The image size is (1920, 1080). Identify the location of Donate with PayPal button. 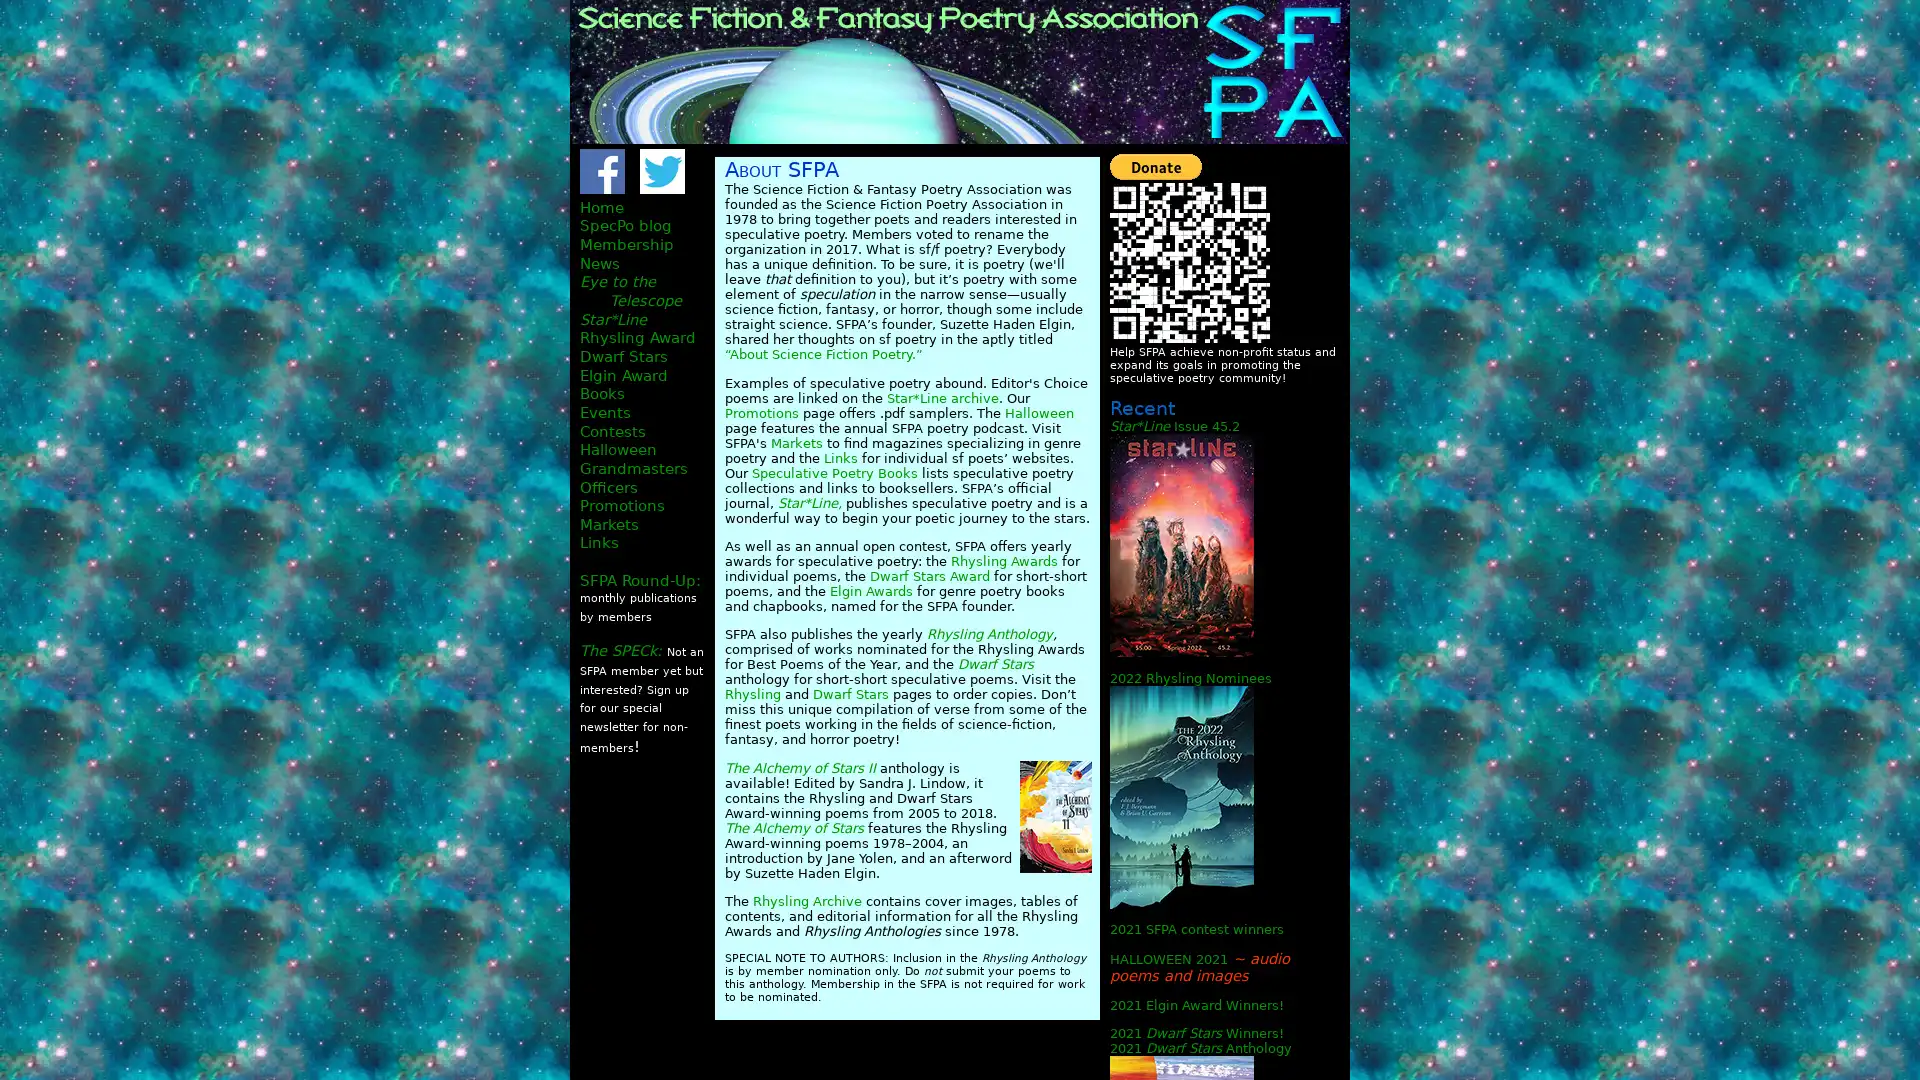
(1156, 165).